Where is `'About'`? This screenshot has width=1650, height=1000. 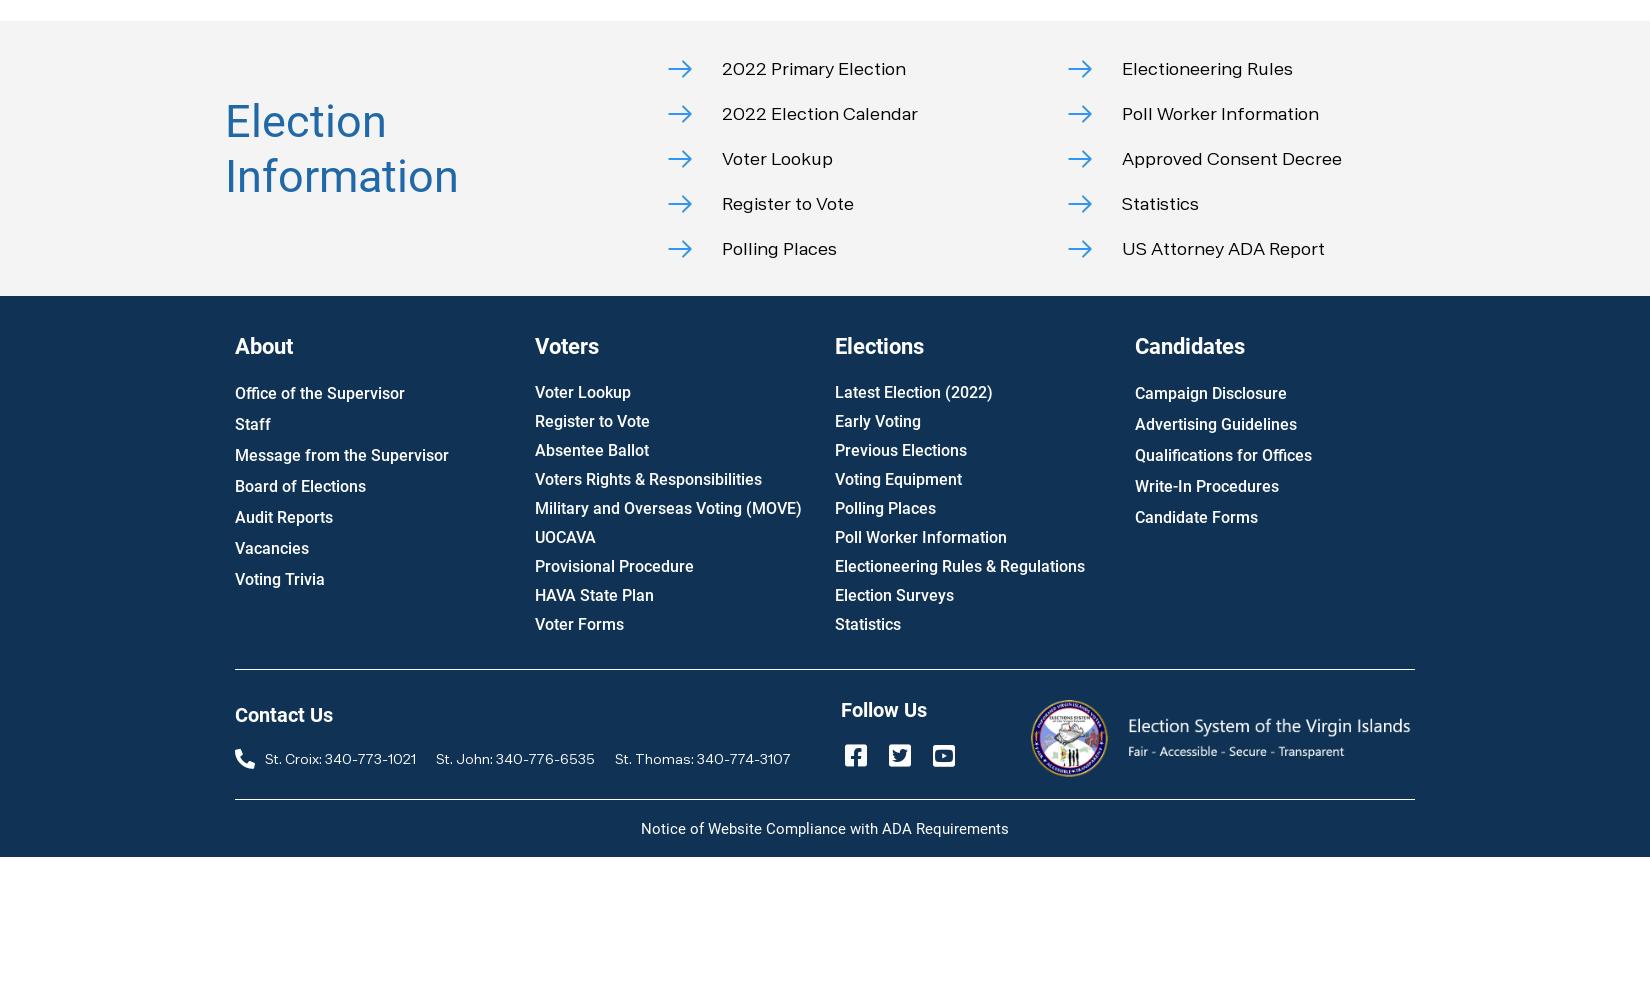 'About' is located at coordinates (264, 345).